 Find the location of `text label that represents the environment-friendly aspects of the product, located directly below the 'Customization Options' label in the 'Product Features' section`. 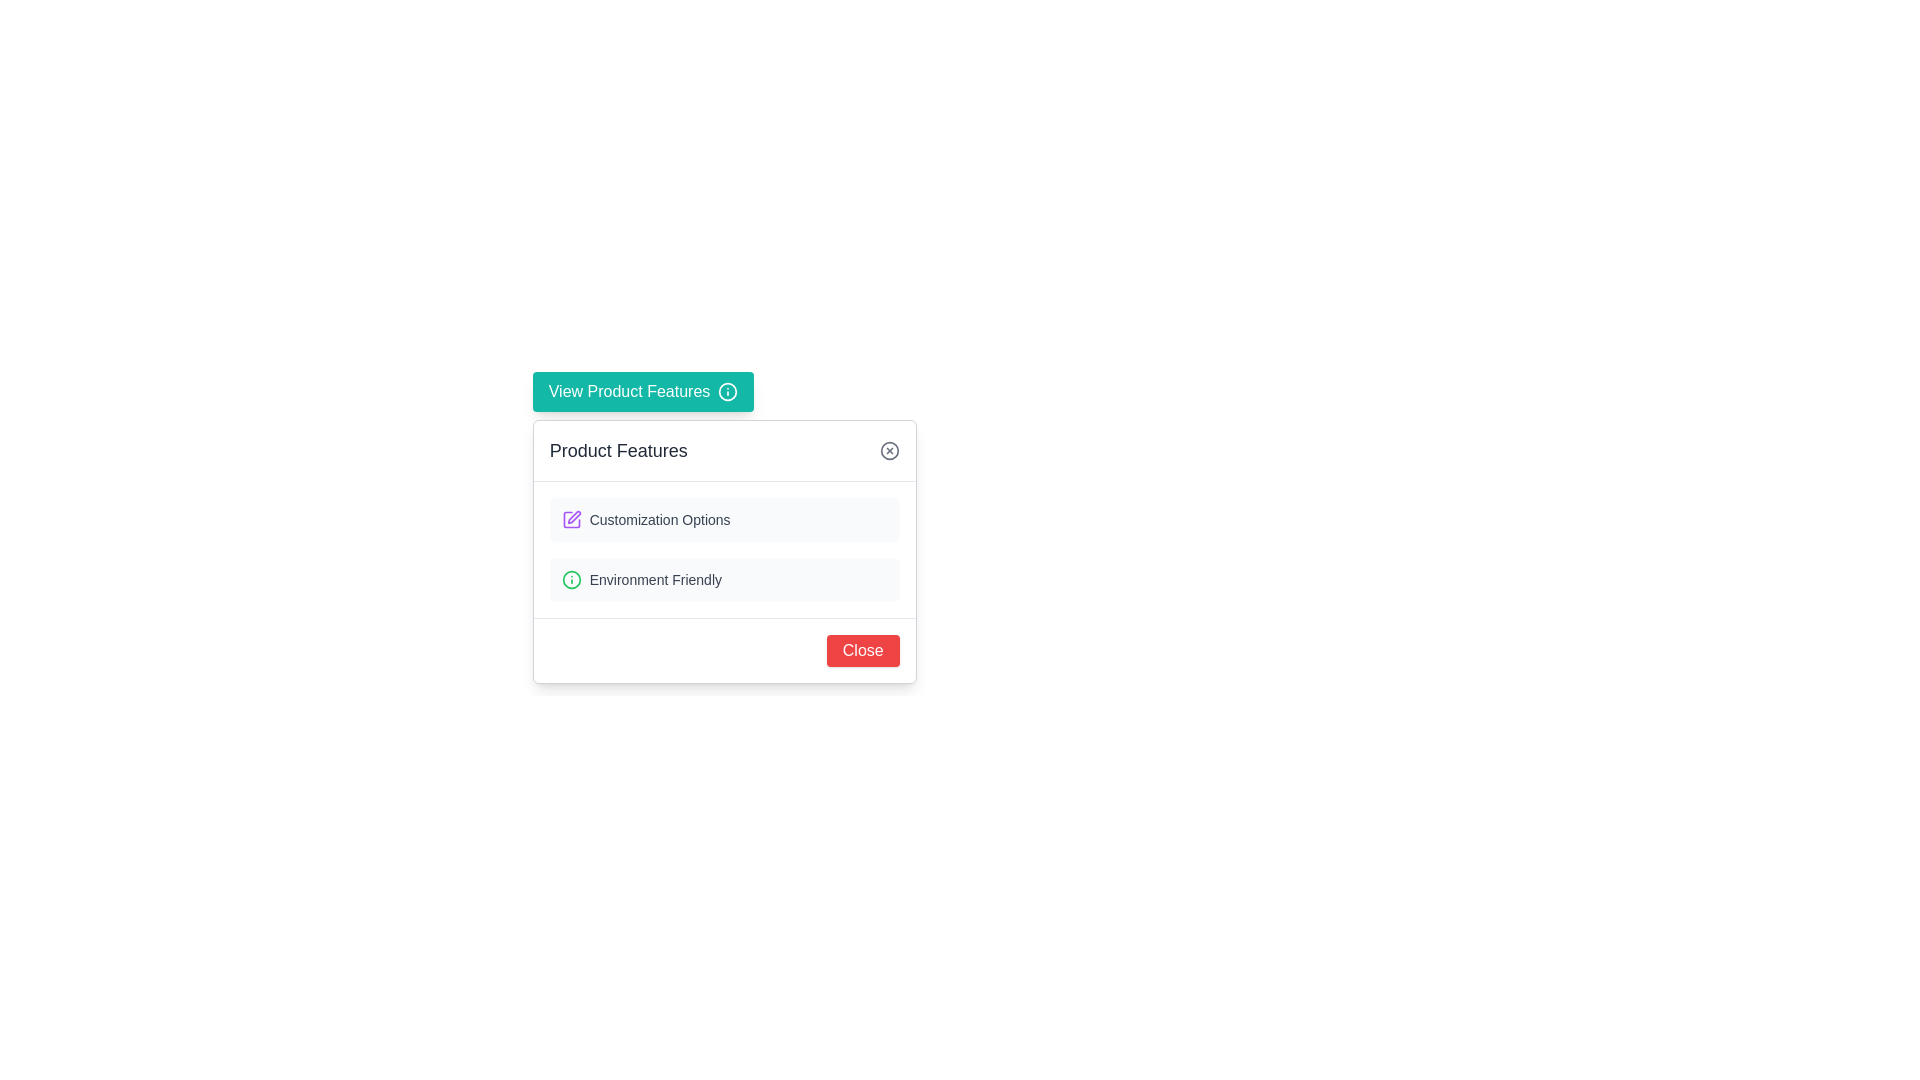

text label that represents the environment-friendly aspects of the product, located directly below the 'Customization Options' label in the 'Product Features' section is located at coordinates (655, 579).